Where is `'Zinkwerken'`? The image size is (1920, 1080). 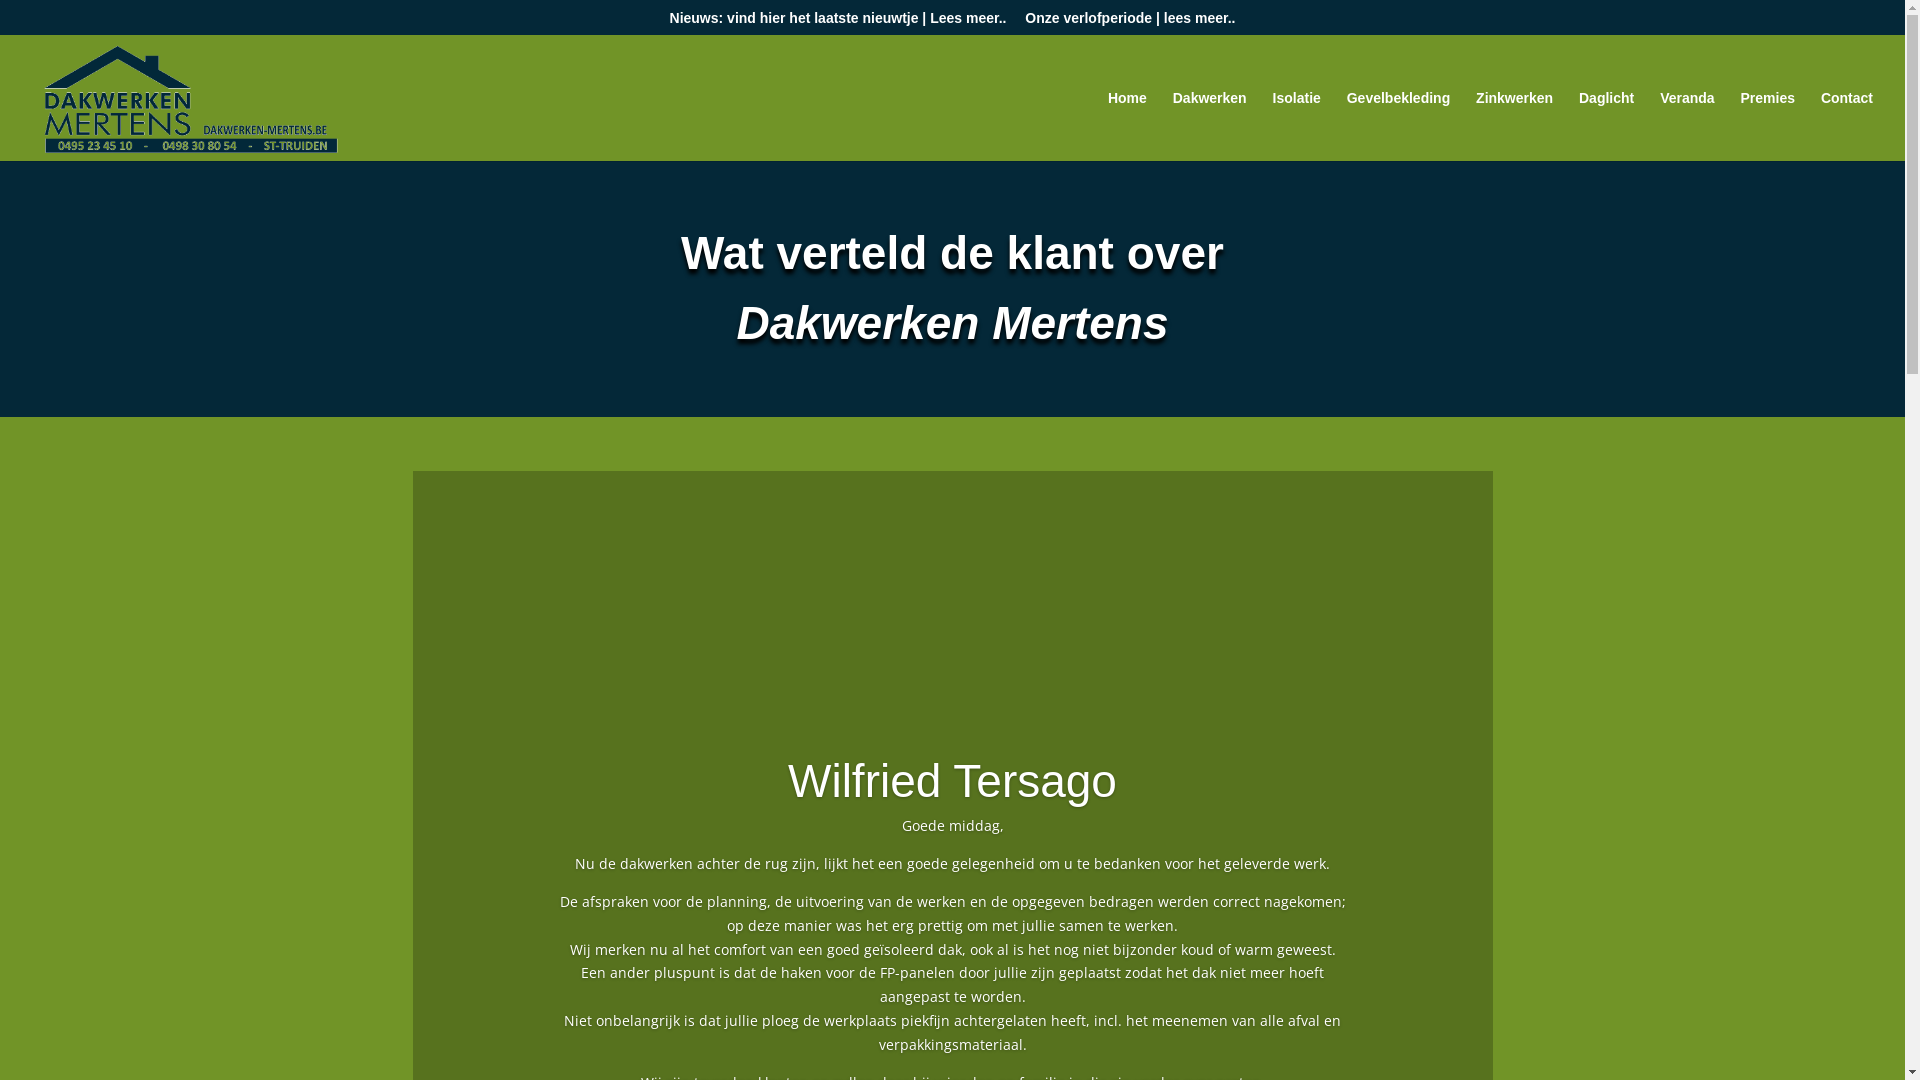
'Zinkwerken' is located at coordinates (1514, 126).